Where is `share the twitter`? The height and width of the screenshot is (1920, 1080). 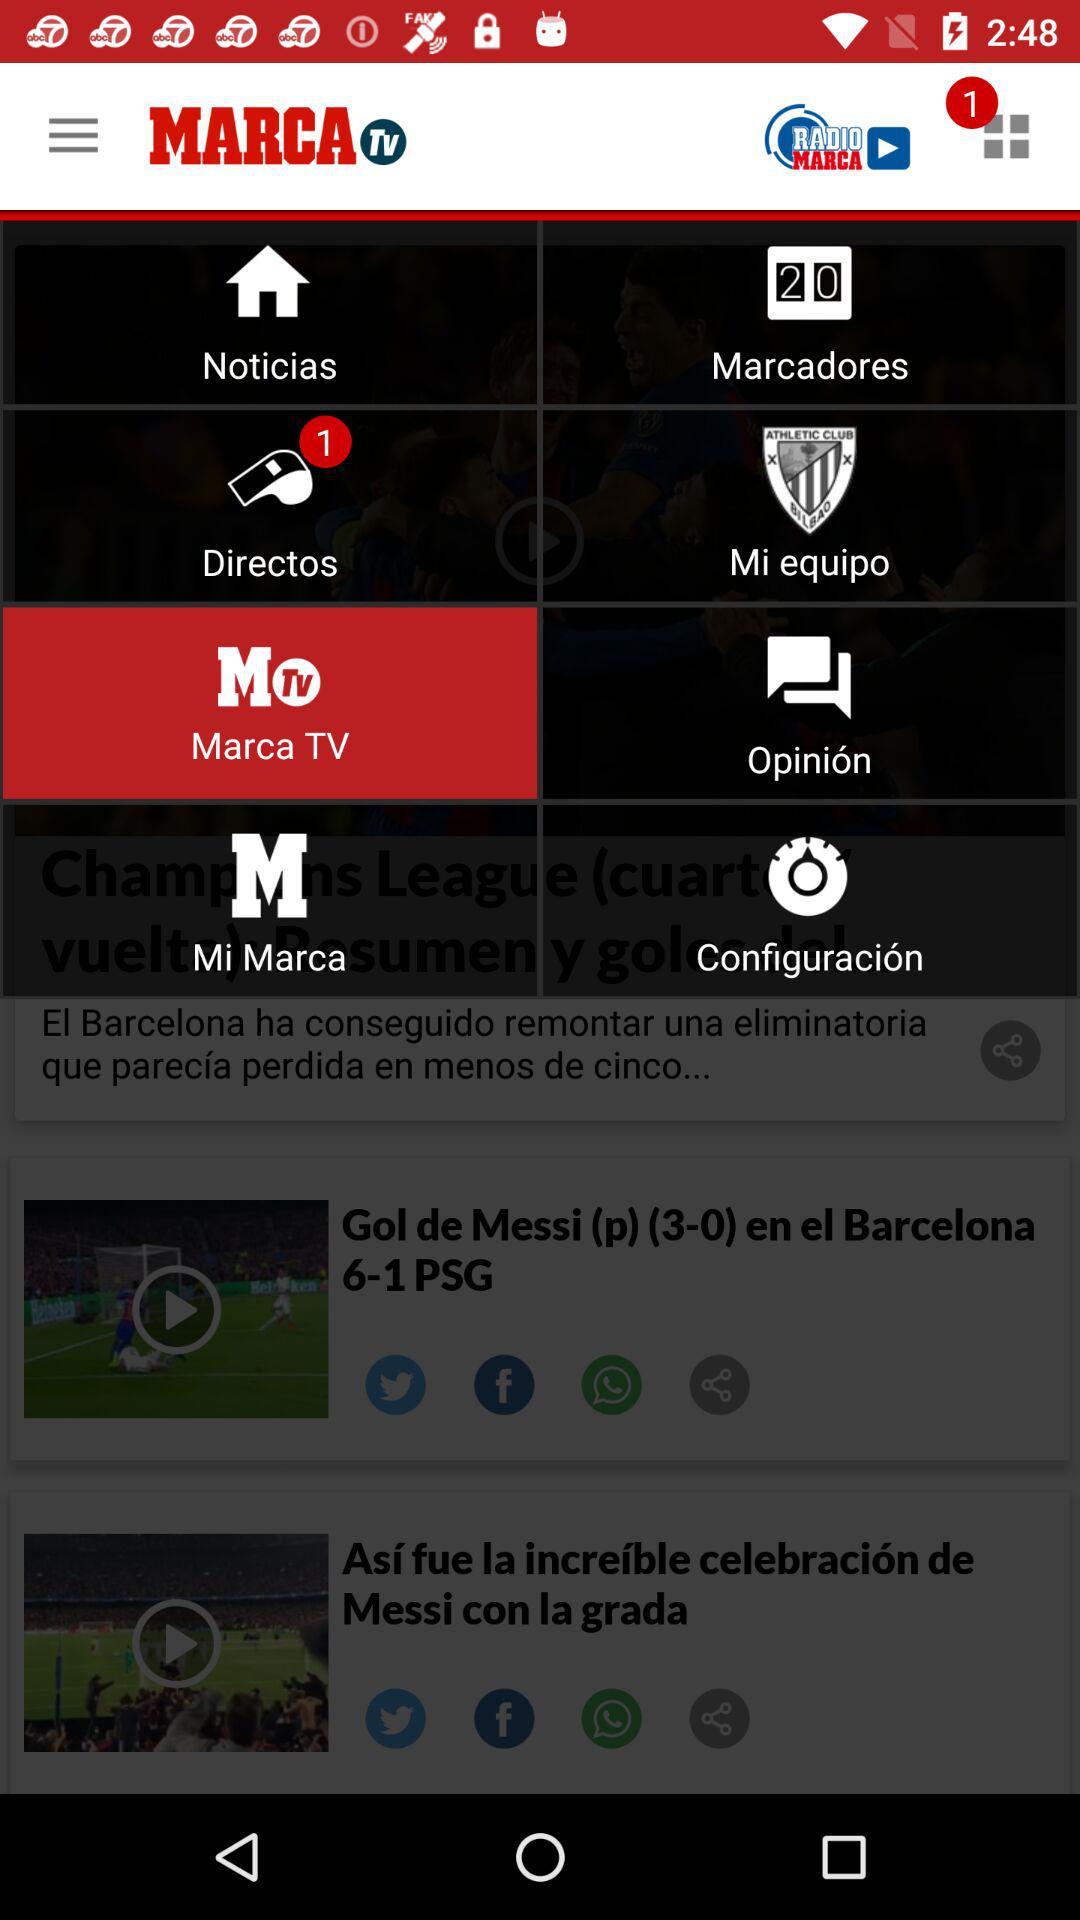 share the twitter is located at coordinates (396, 1384).